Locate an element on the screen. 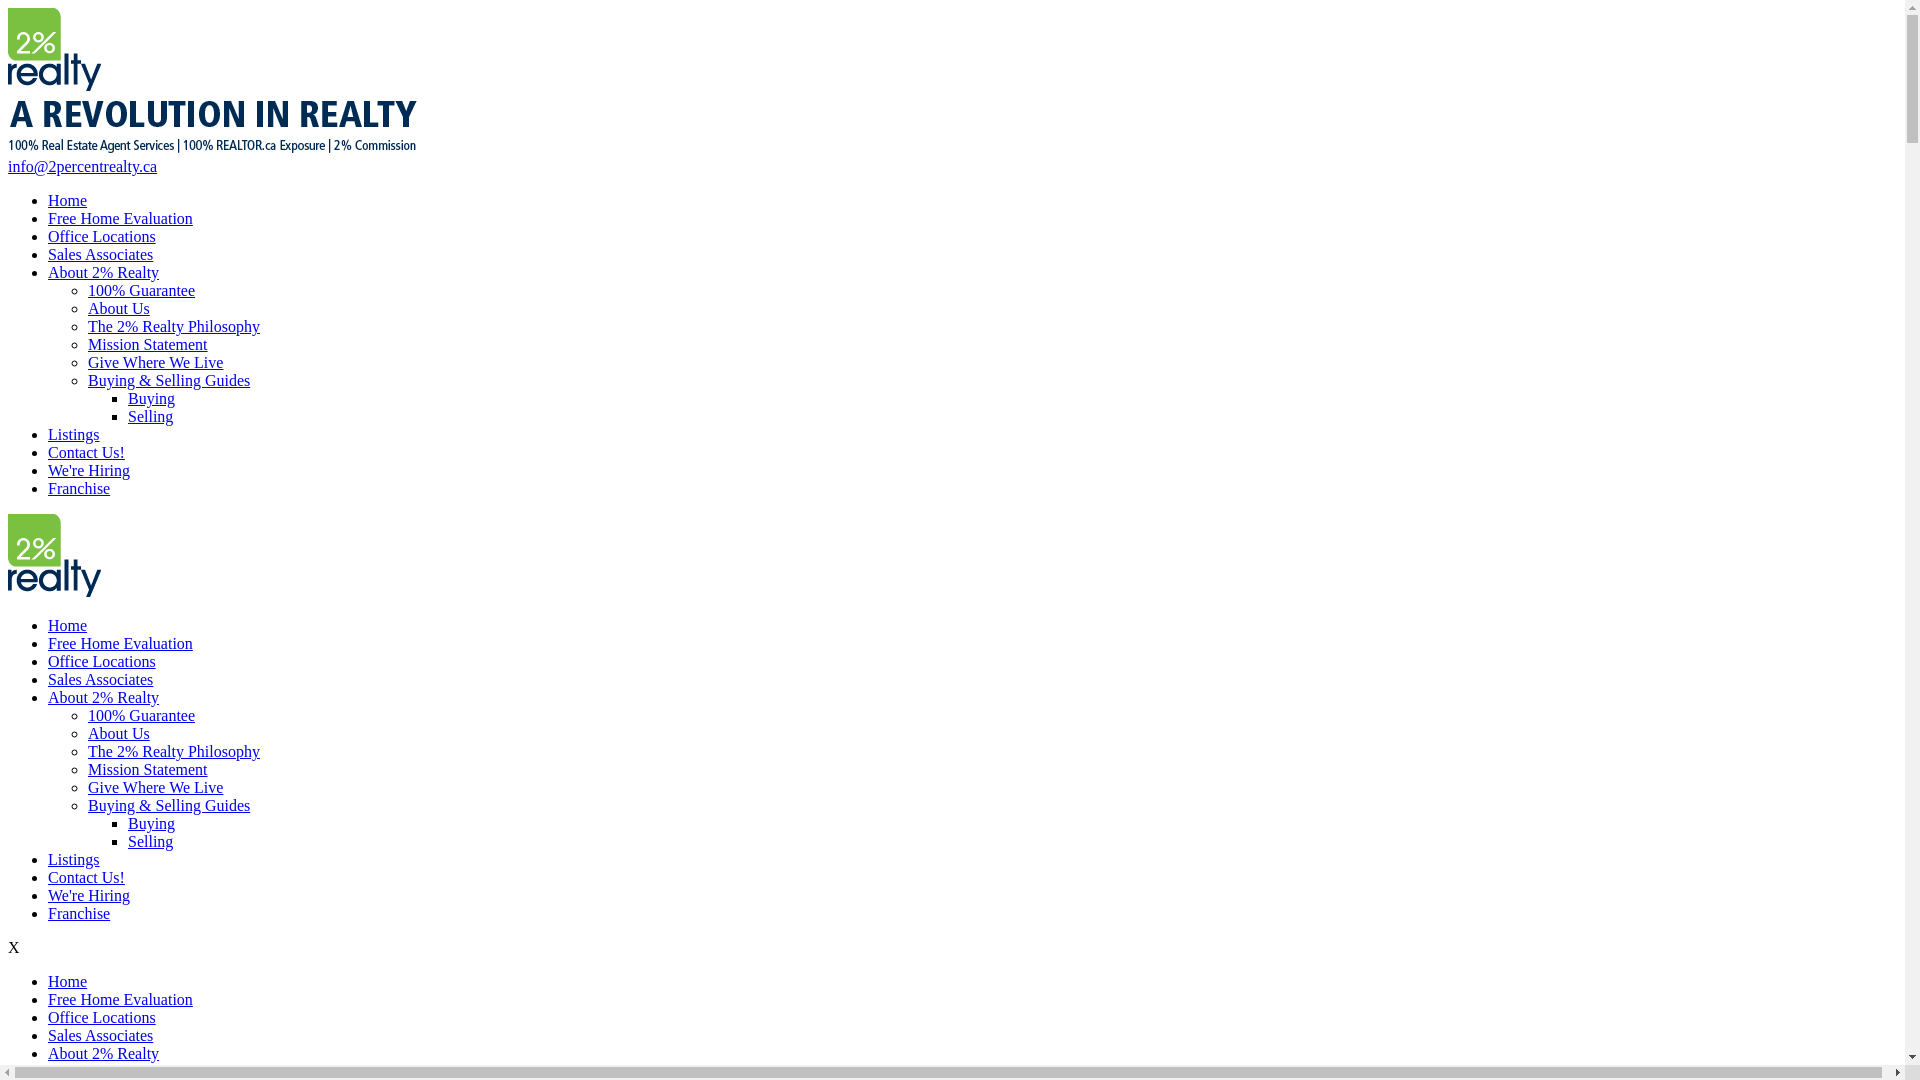  'Selling' is located at coordinates (149, 415).